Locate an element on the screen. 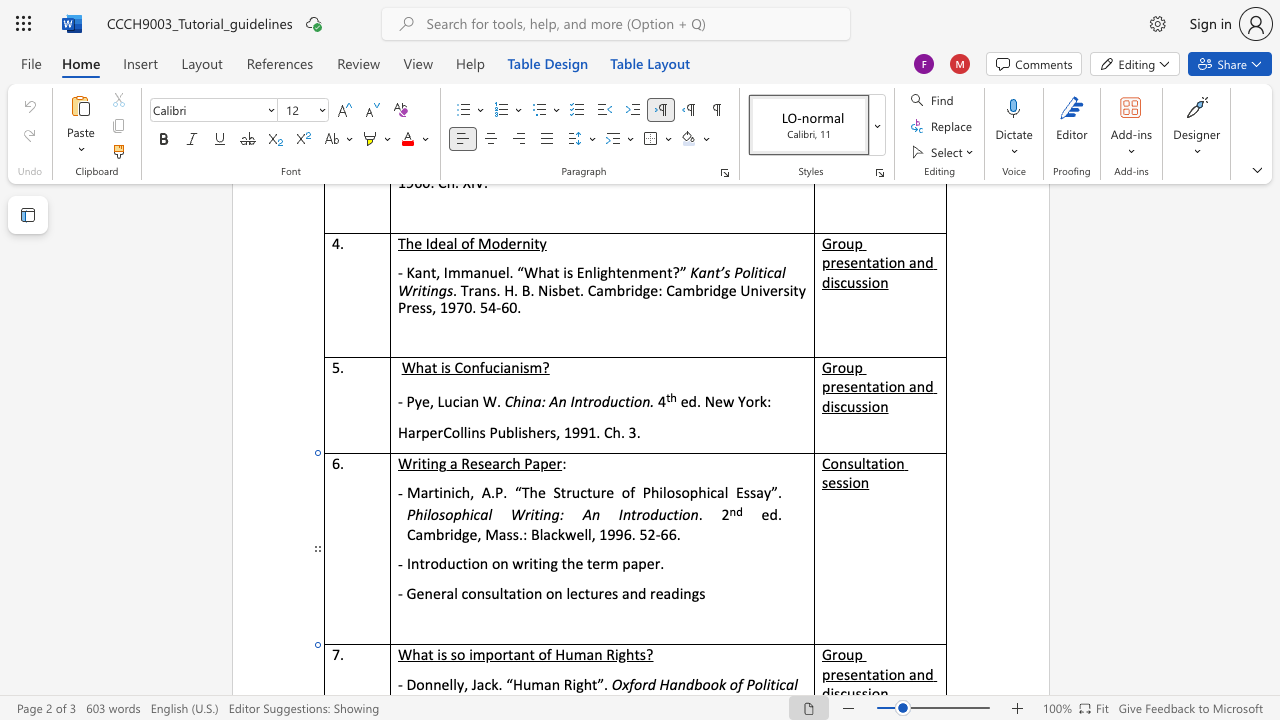 This screenshot has width=1280, height=720. the 2th character "s" in the text is located at coordinates (453, 654).